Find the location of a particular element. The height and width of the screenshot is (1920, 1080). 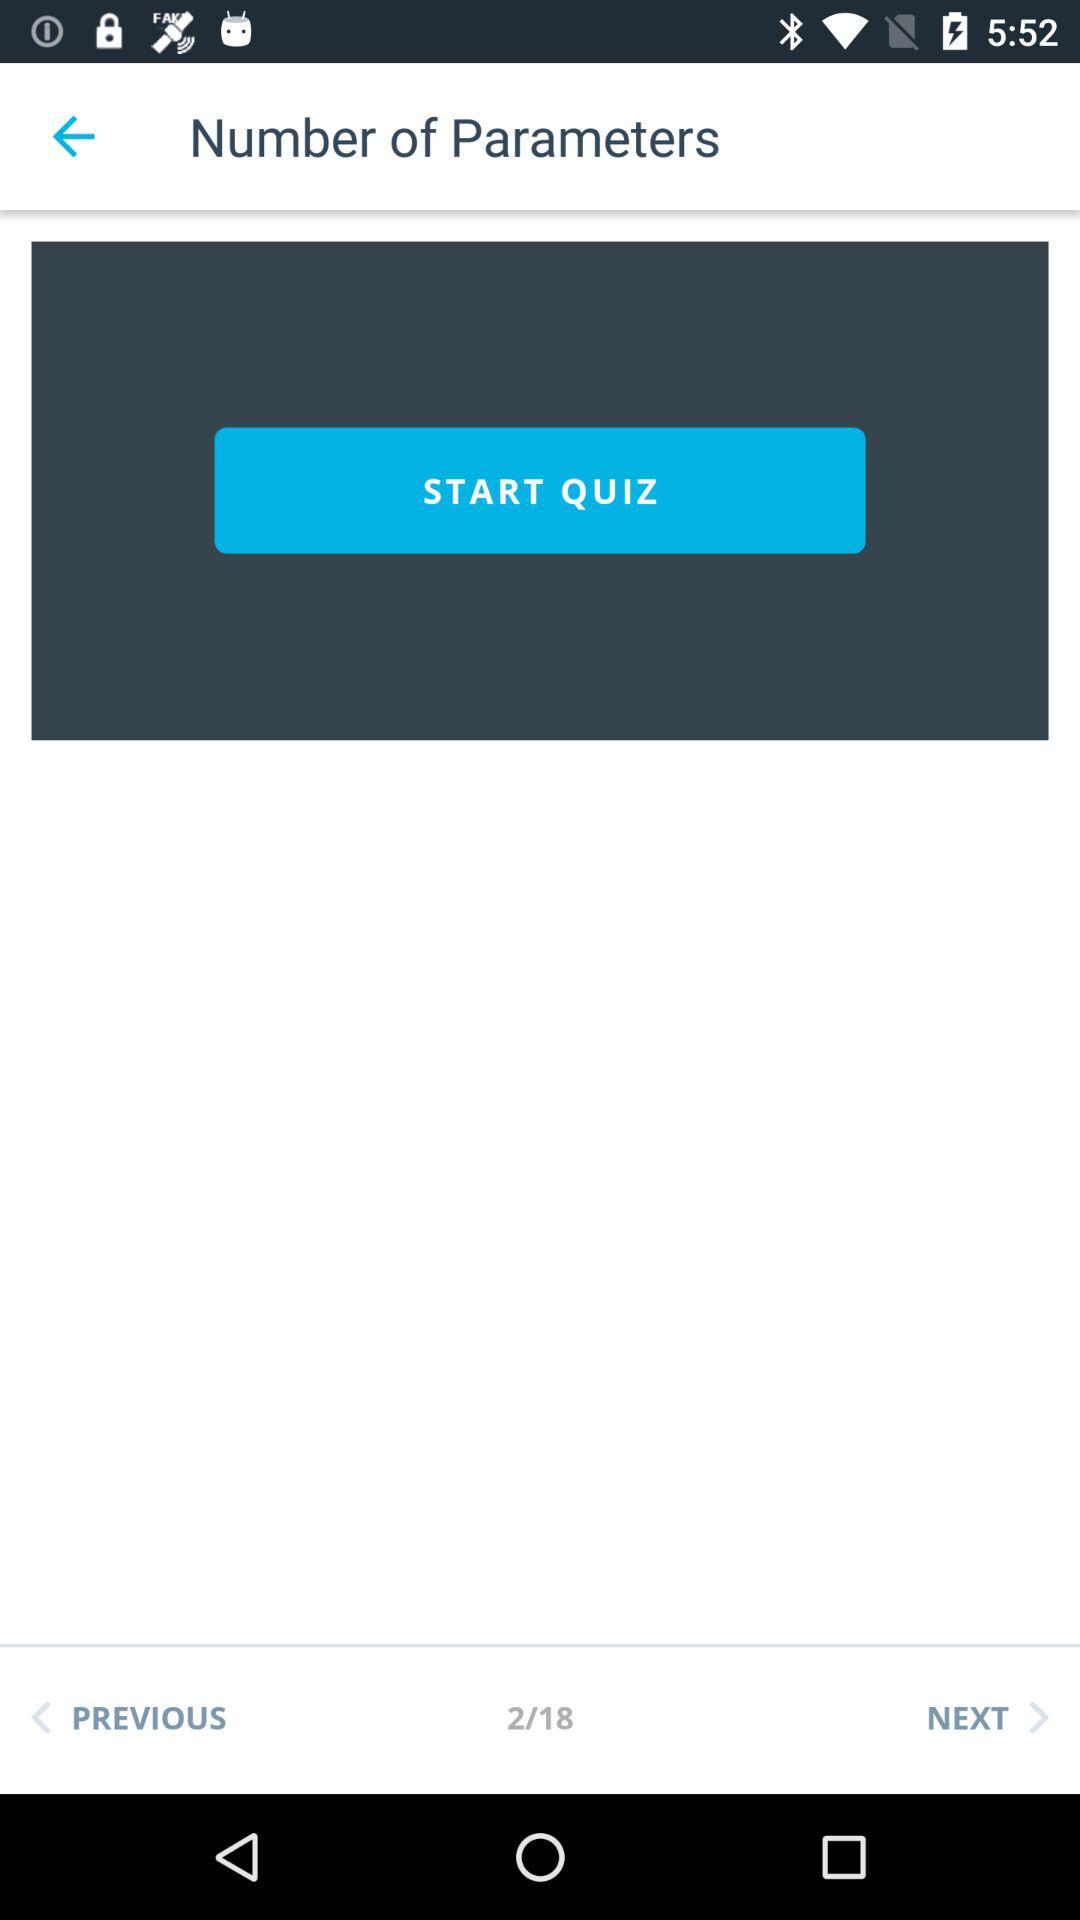

the previous icon is located at coordinates (128, 1716).